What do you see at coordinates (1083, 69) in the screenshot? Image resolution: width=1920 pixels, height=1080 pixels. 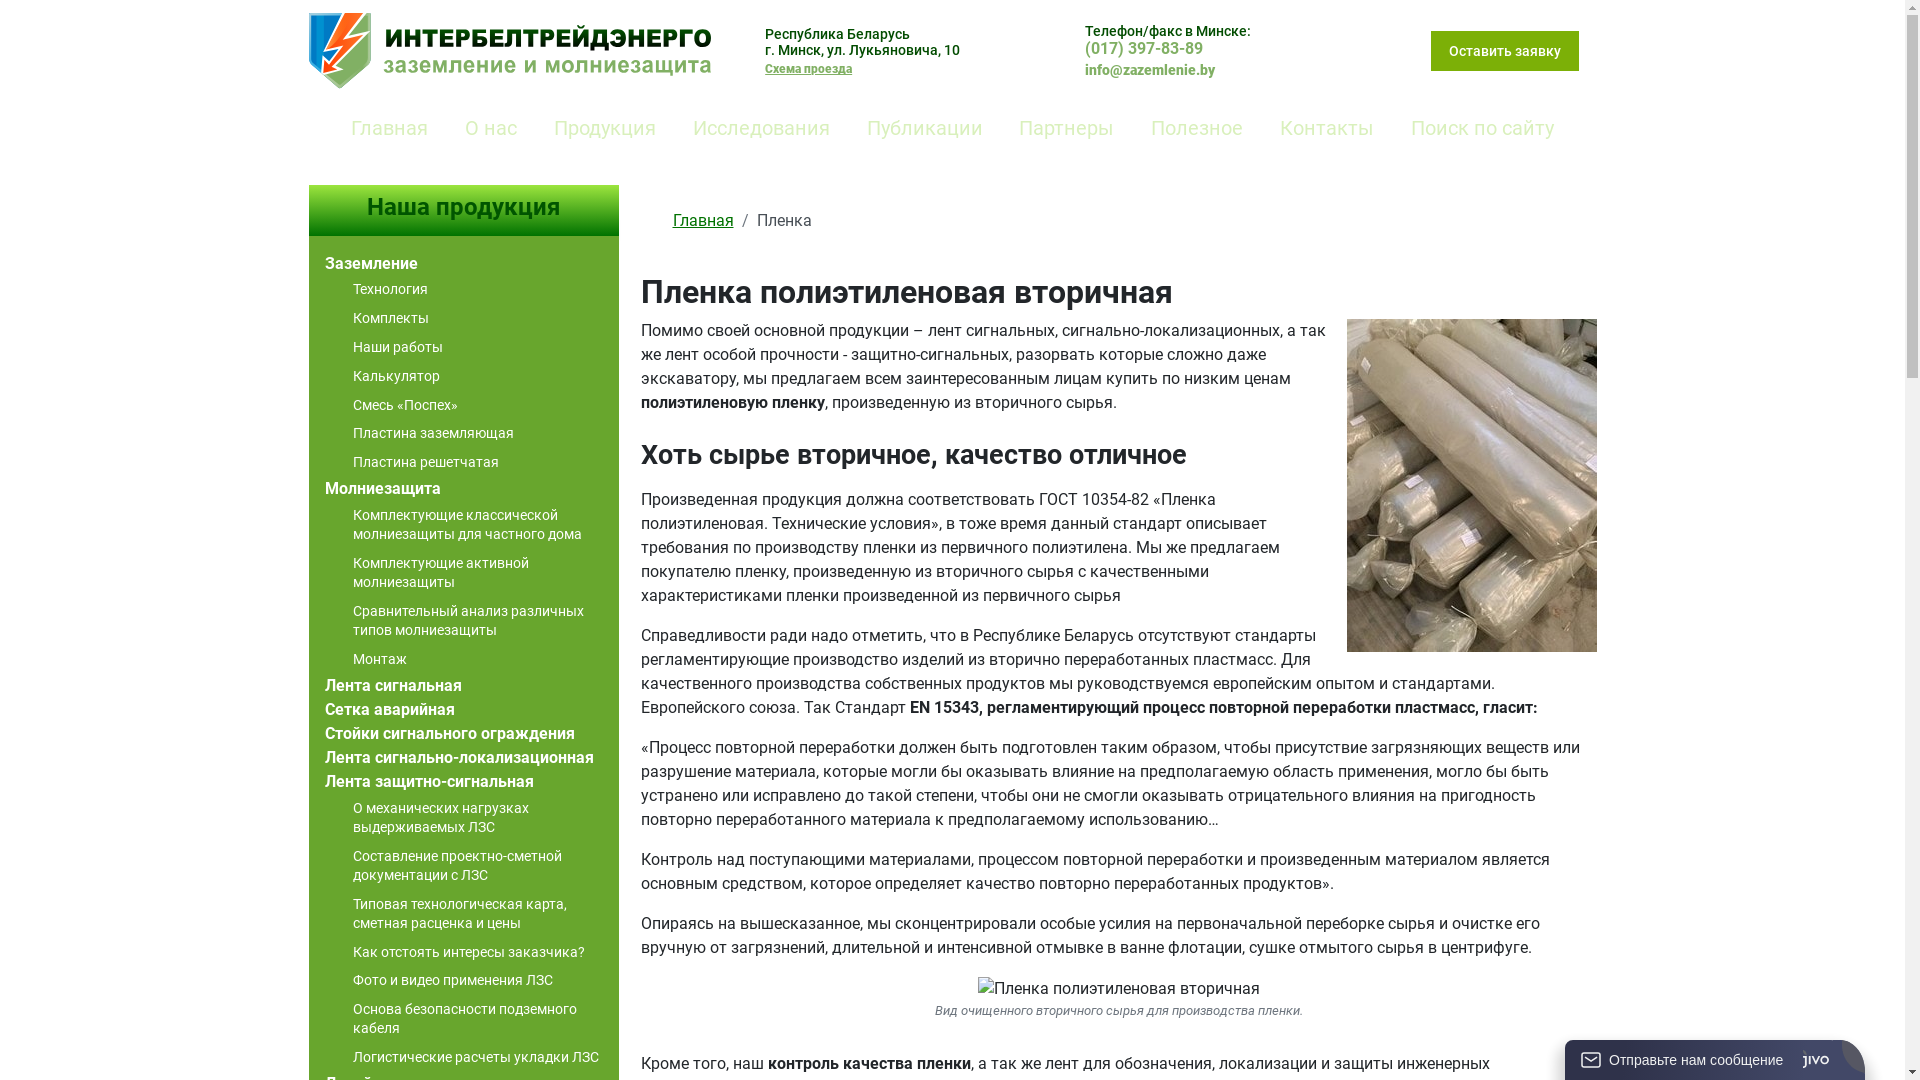 I see `'info@zazemlenie.by'` at bounding box center [1083, 69].